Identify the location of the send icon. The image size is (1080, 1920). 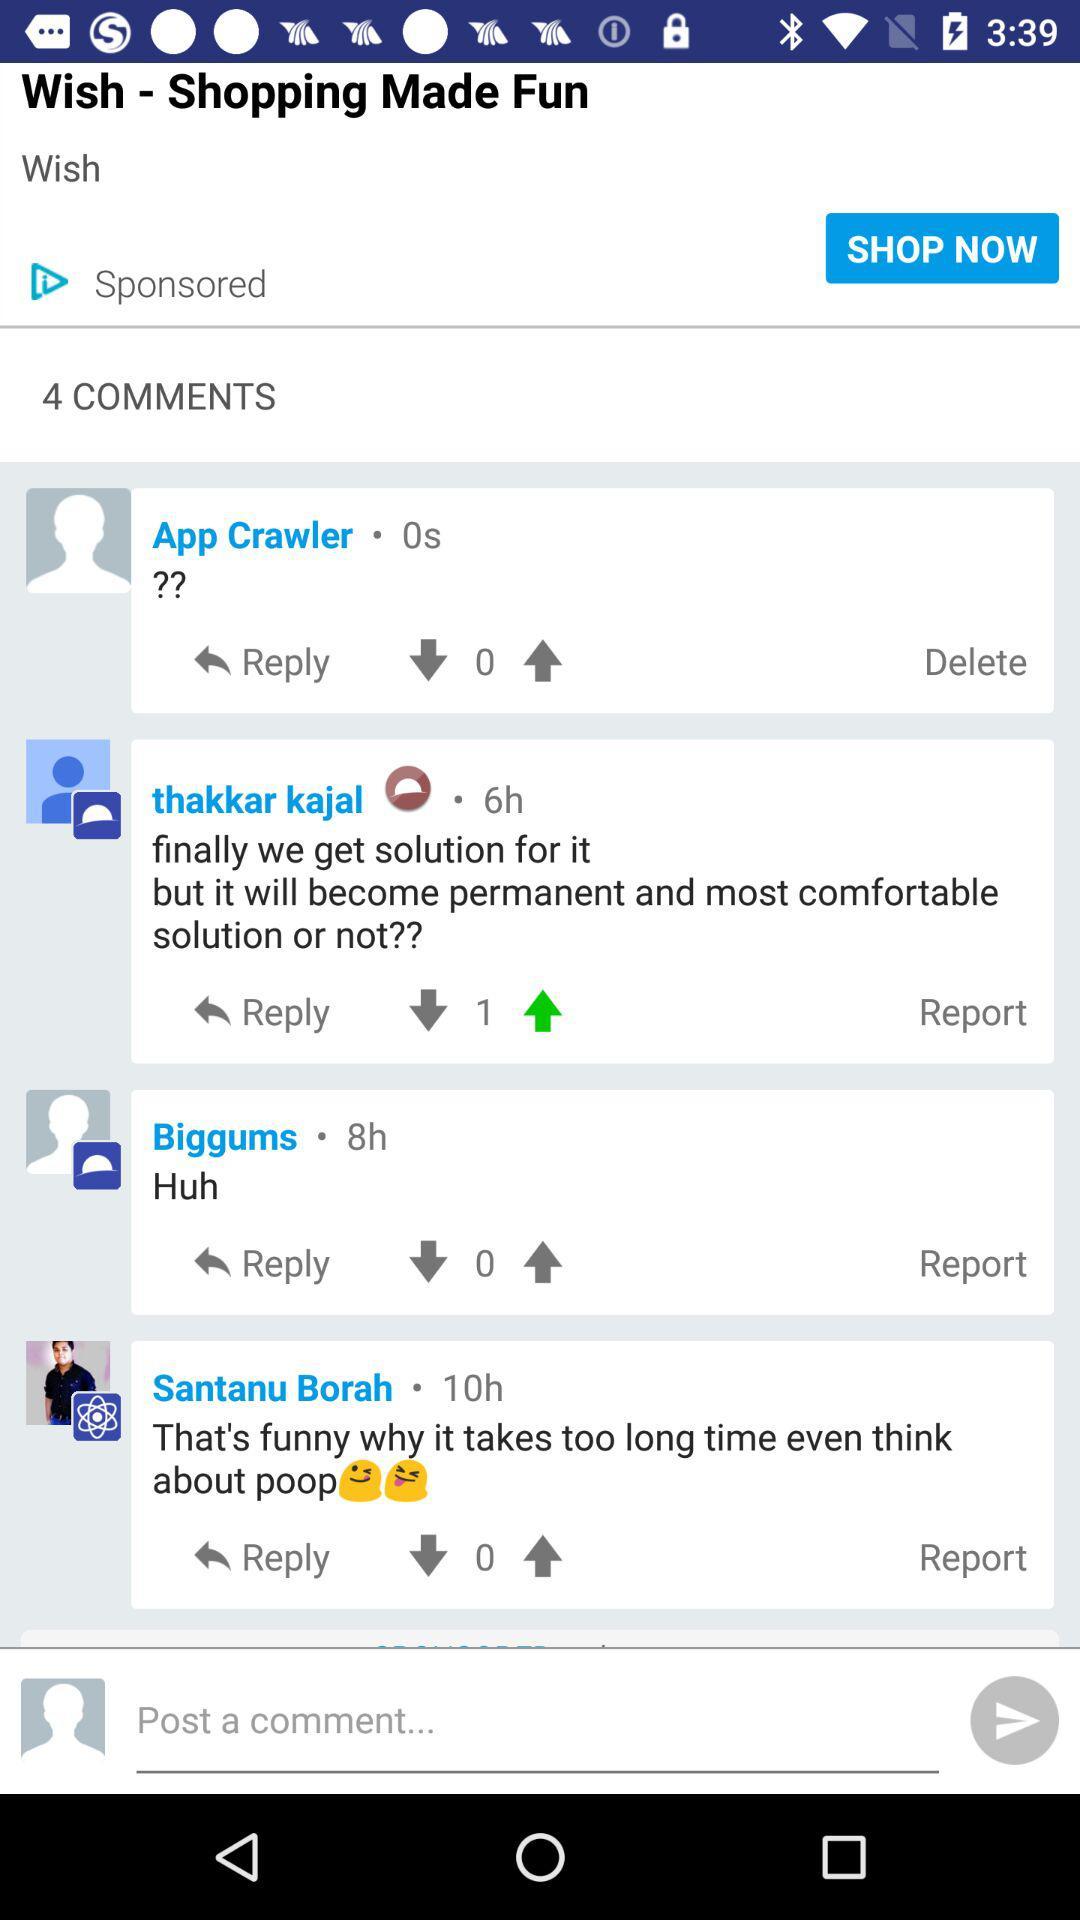
(1014, 1719).